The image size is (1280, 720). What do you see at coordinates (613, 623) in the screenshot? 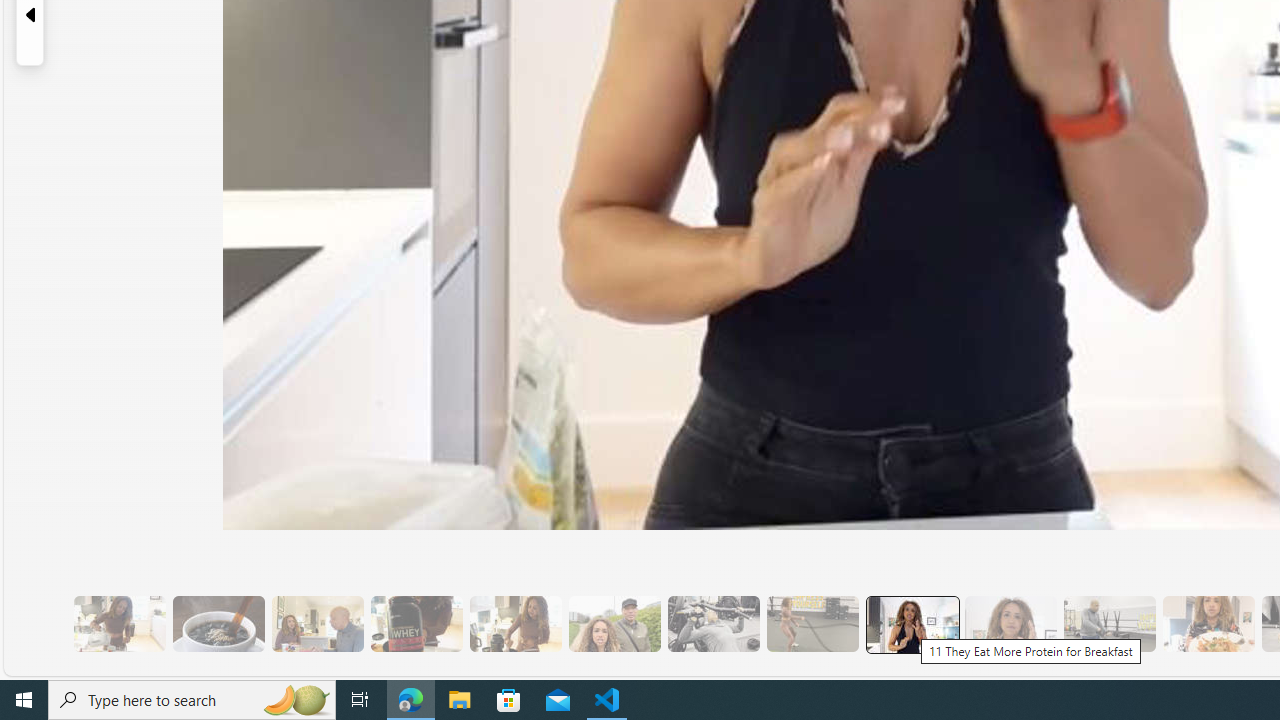
I see `'8 They Walk to the Gym'` at bounding box center [613, 623].